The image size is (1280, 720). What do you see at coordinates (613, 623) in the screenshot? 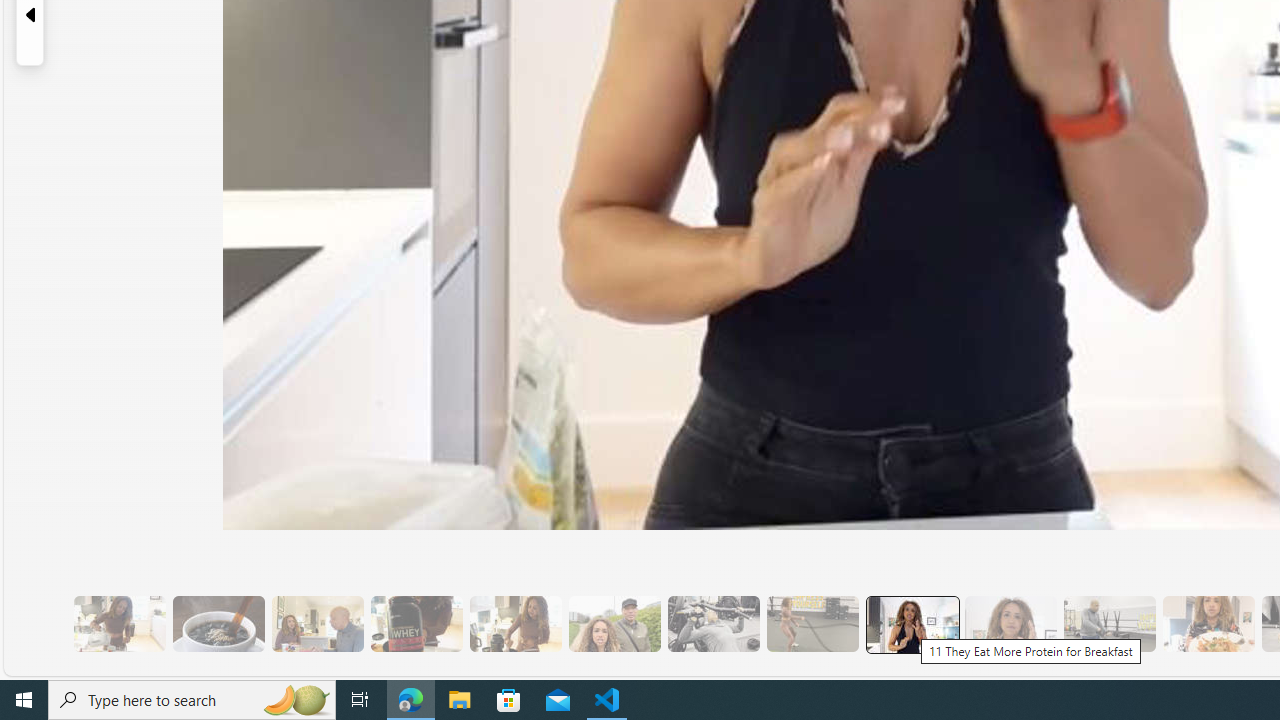
I see `'8 They Walk to the Gym'` at bounding box center [613, 623].